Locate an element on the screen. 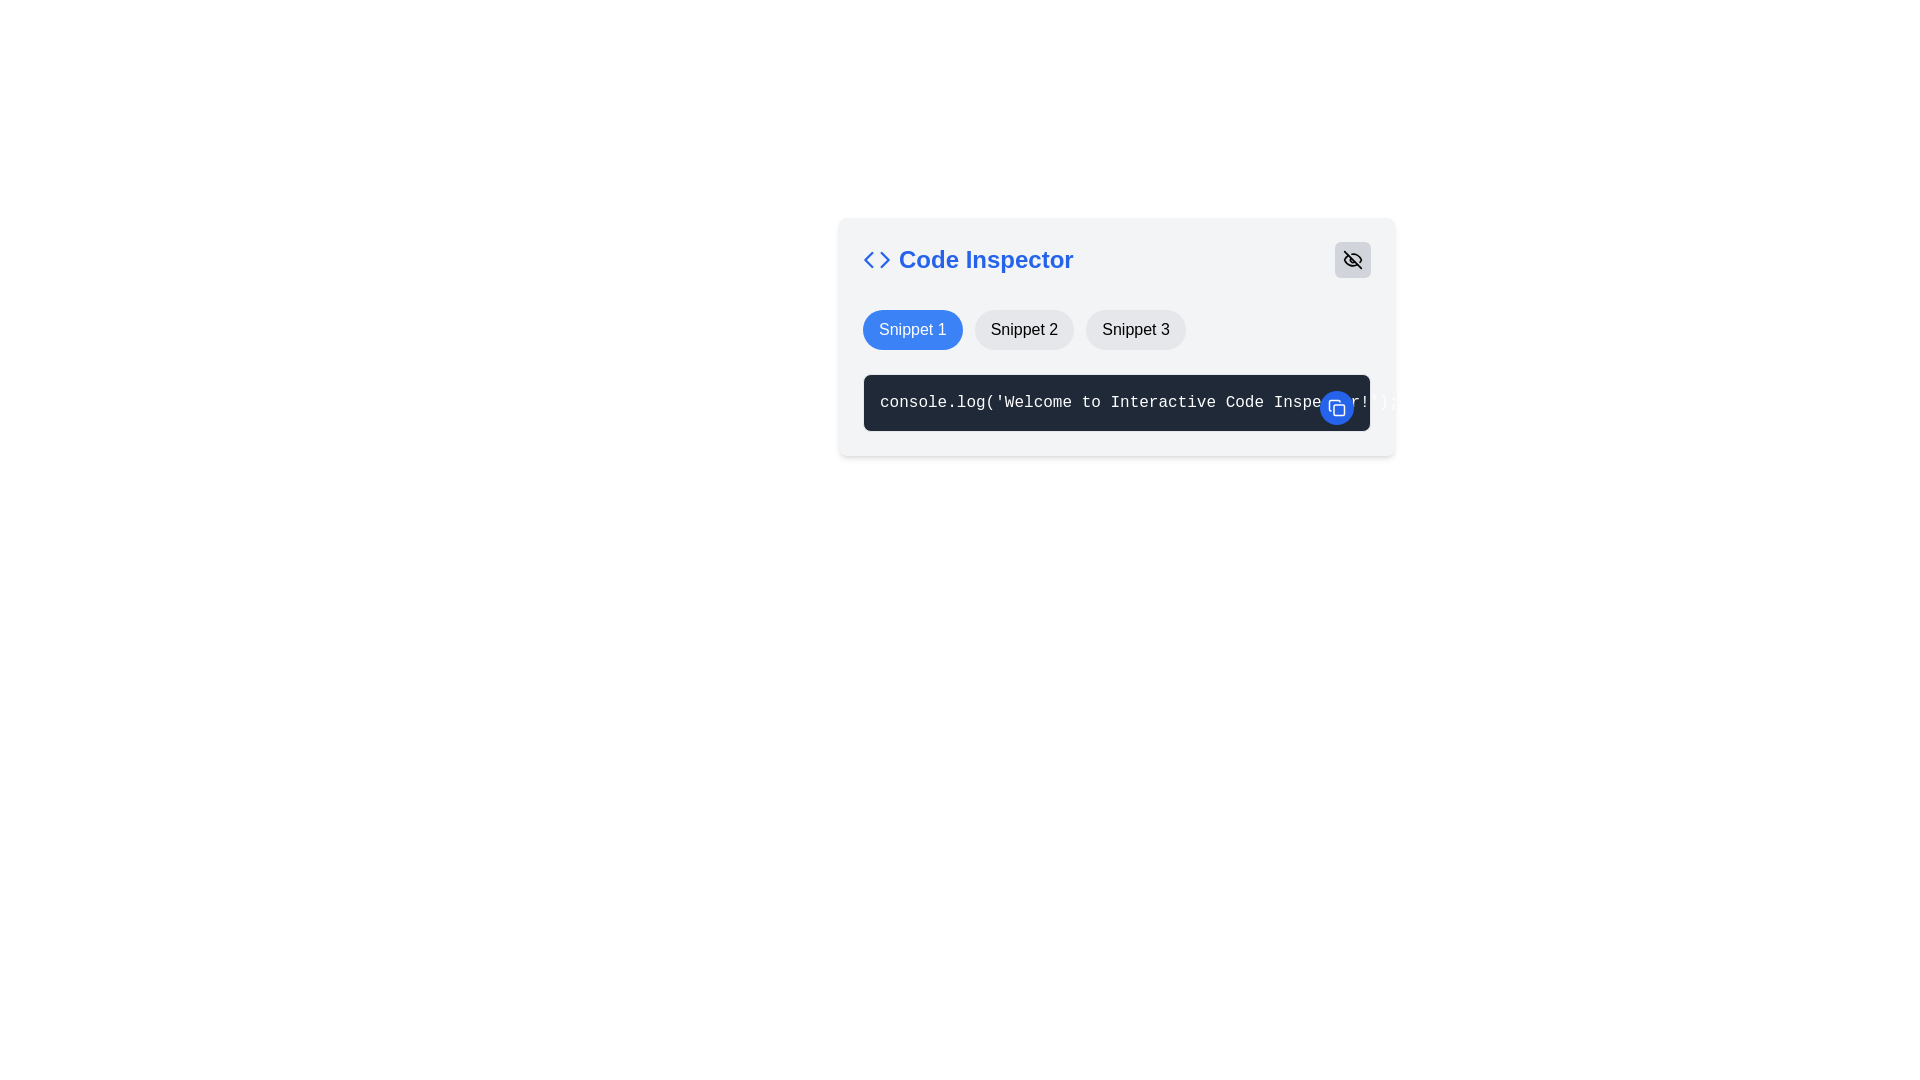  the button labeled 'Snippet 3' which is a rectangular button with rounded edges and a light gray background is located at coordinates (1136, 329).